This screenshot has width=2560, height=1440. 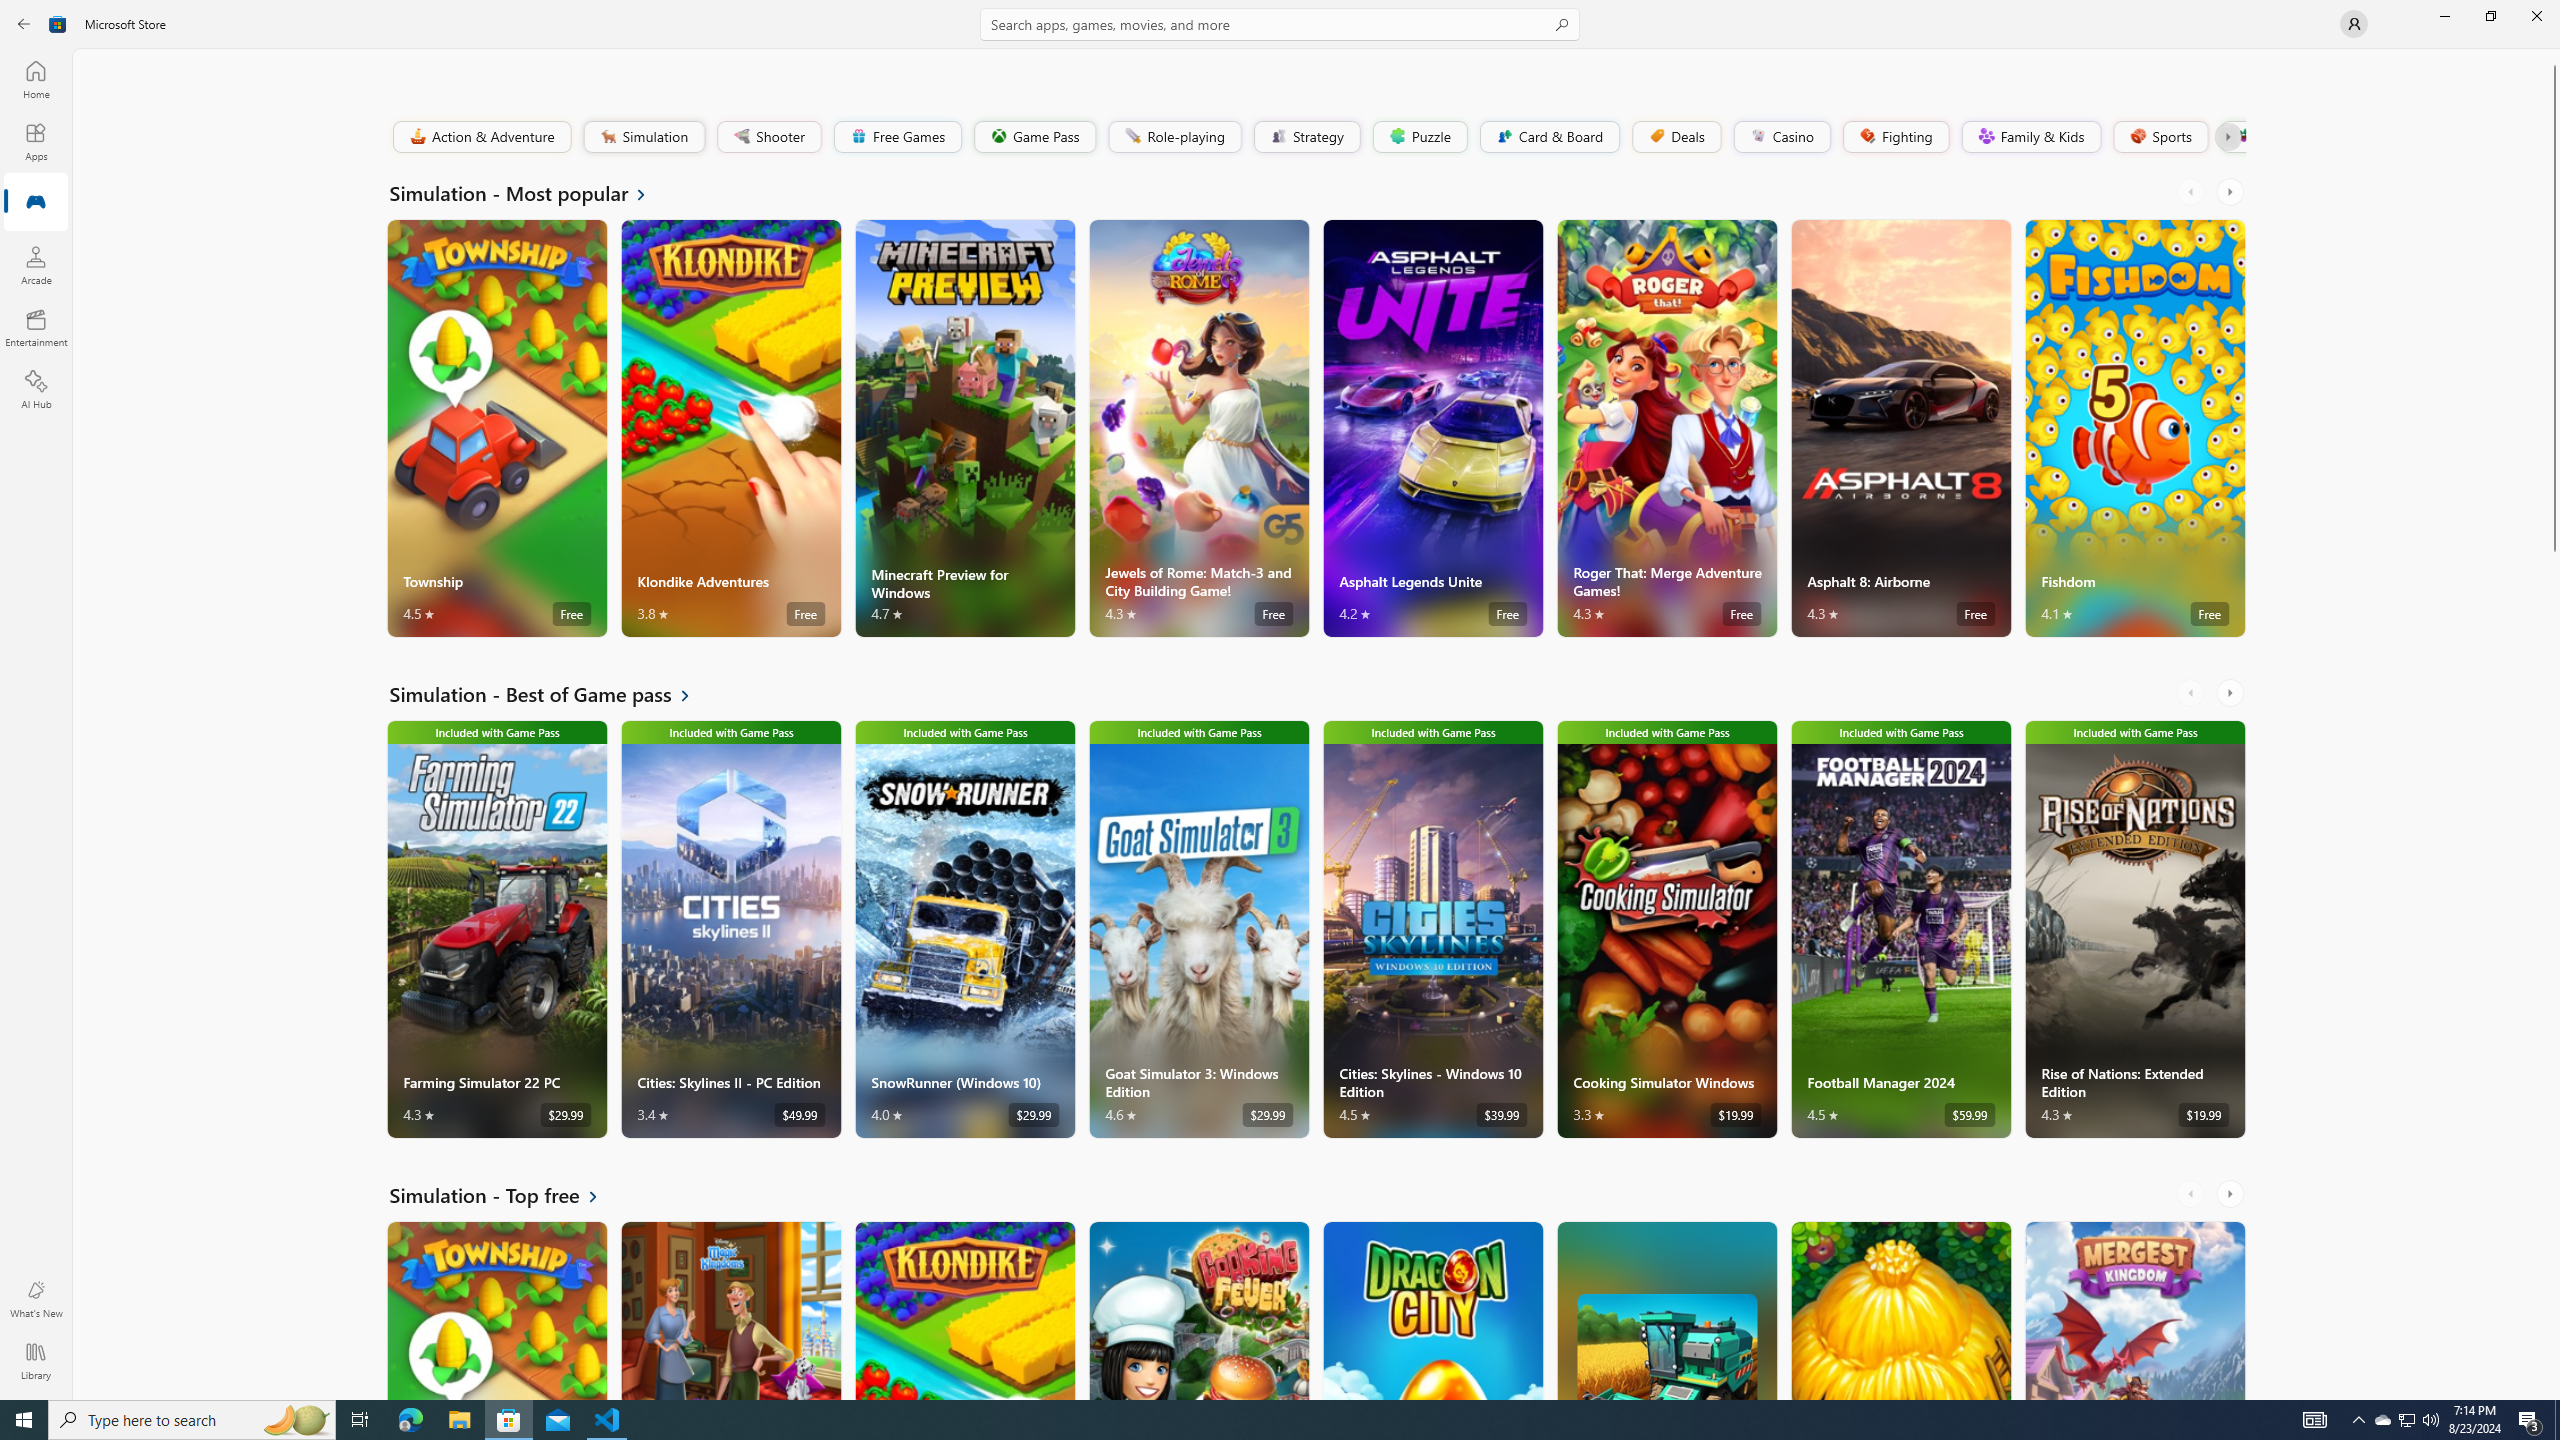 I want to click on 'Home', so click(x=34, y=78).